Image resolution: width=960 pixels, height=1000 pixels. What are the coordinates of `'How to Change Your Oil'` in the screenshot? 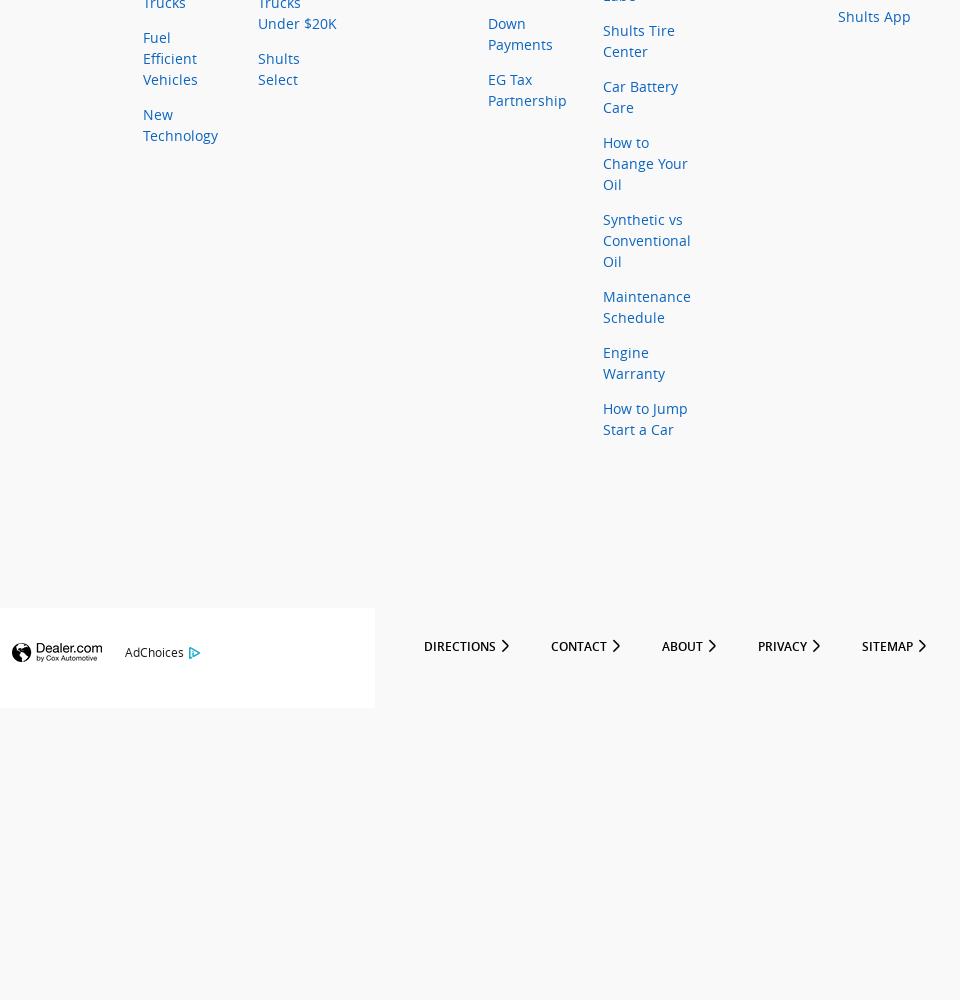 It's located at (644, 163).